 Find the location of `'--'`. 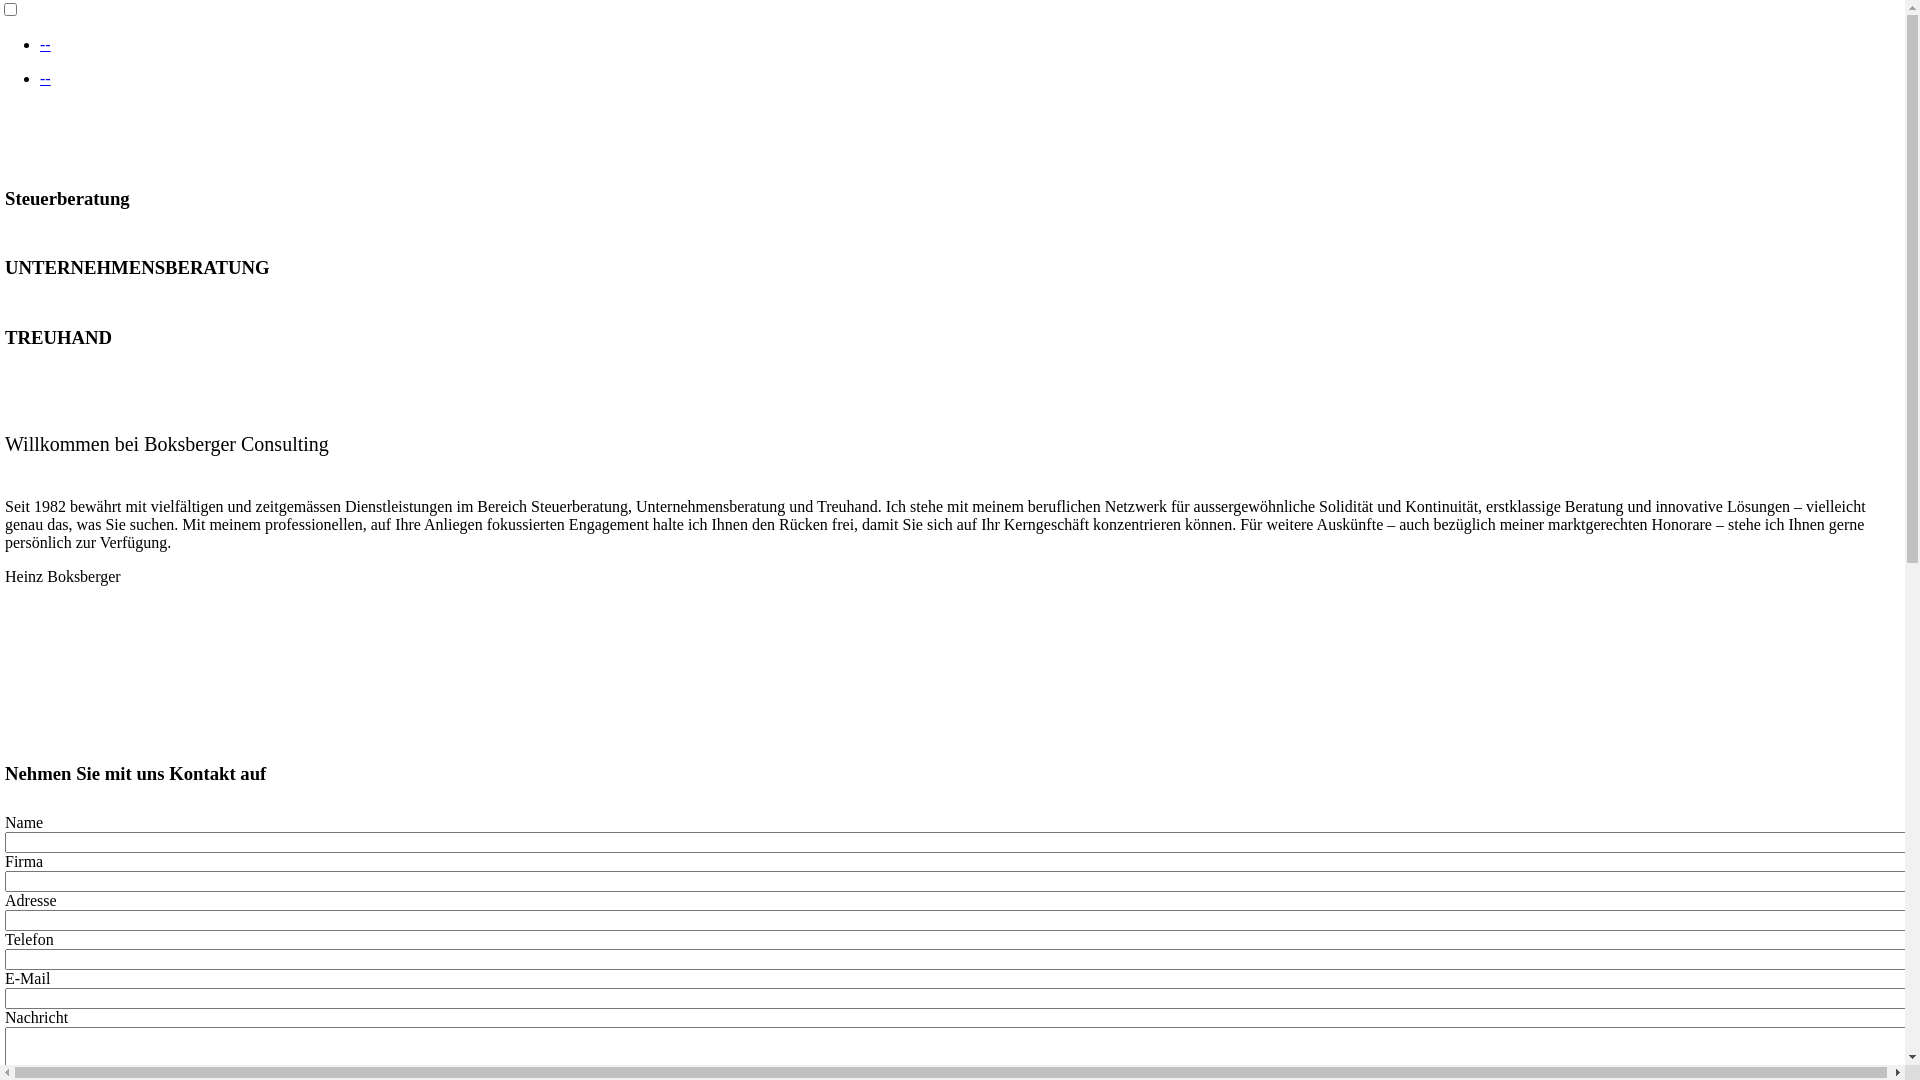

'--' is located at coordinates (45, 77).